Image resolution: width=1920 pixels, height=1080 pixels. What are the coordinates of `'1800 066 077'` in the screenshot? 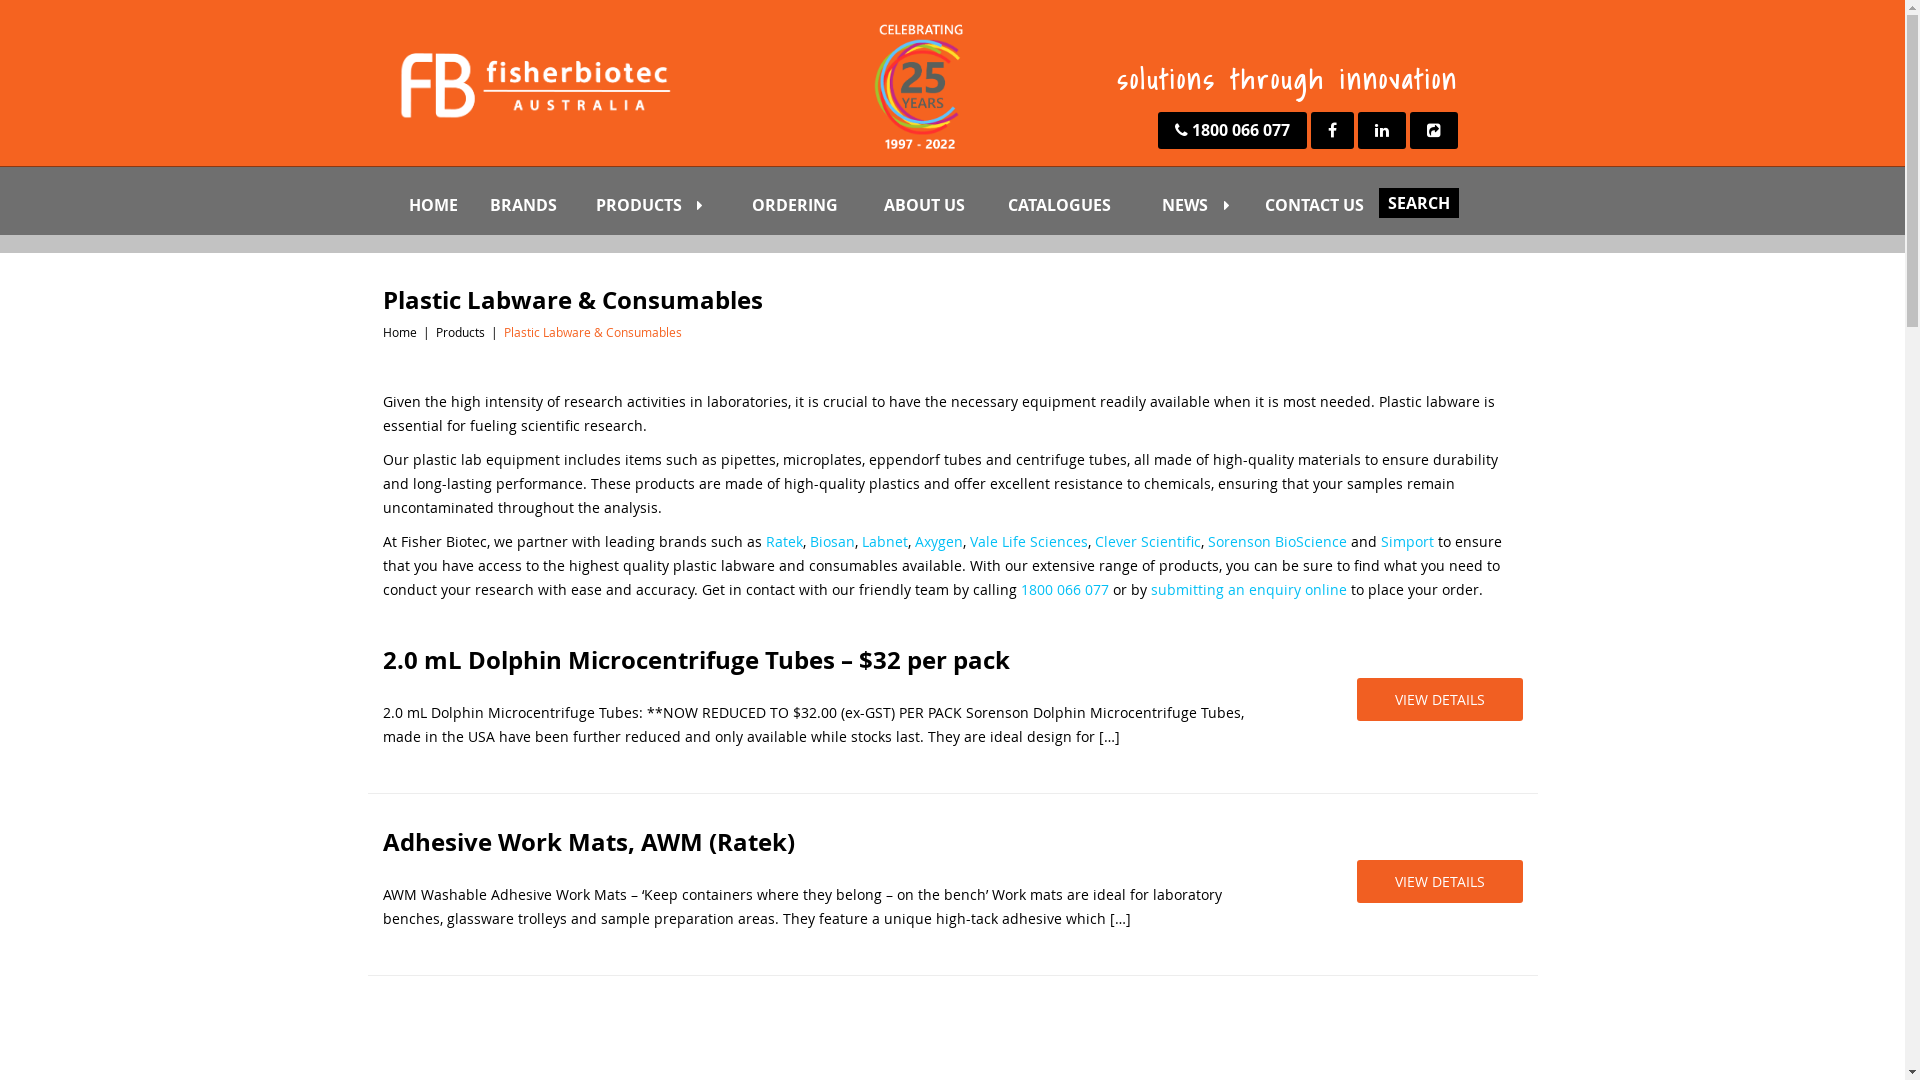 It's located at (1231, 130).